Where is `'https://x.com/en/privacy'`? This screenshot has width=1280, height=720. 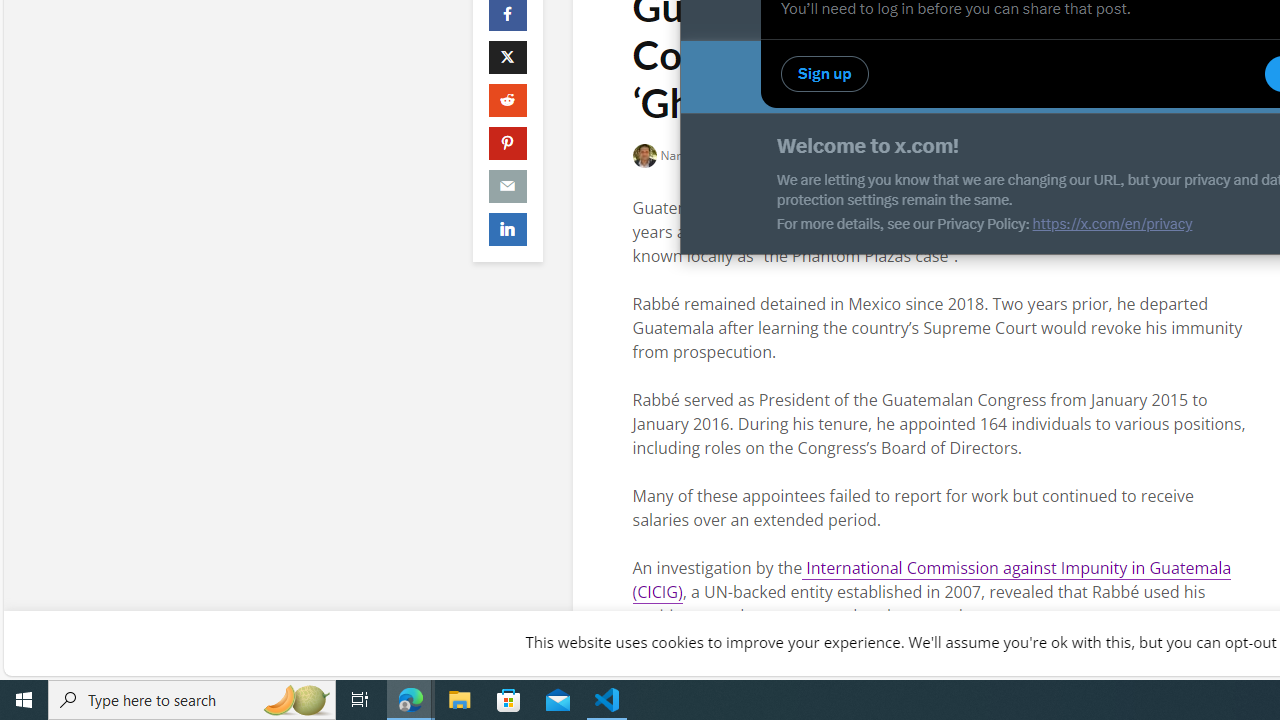 'https://x.com/en/privacy' is located at coordinates (1111, 223).